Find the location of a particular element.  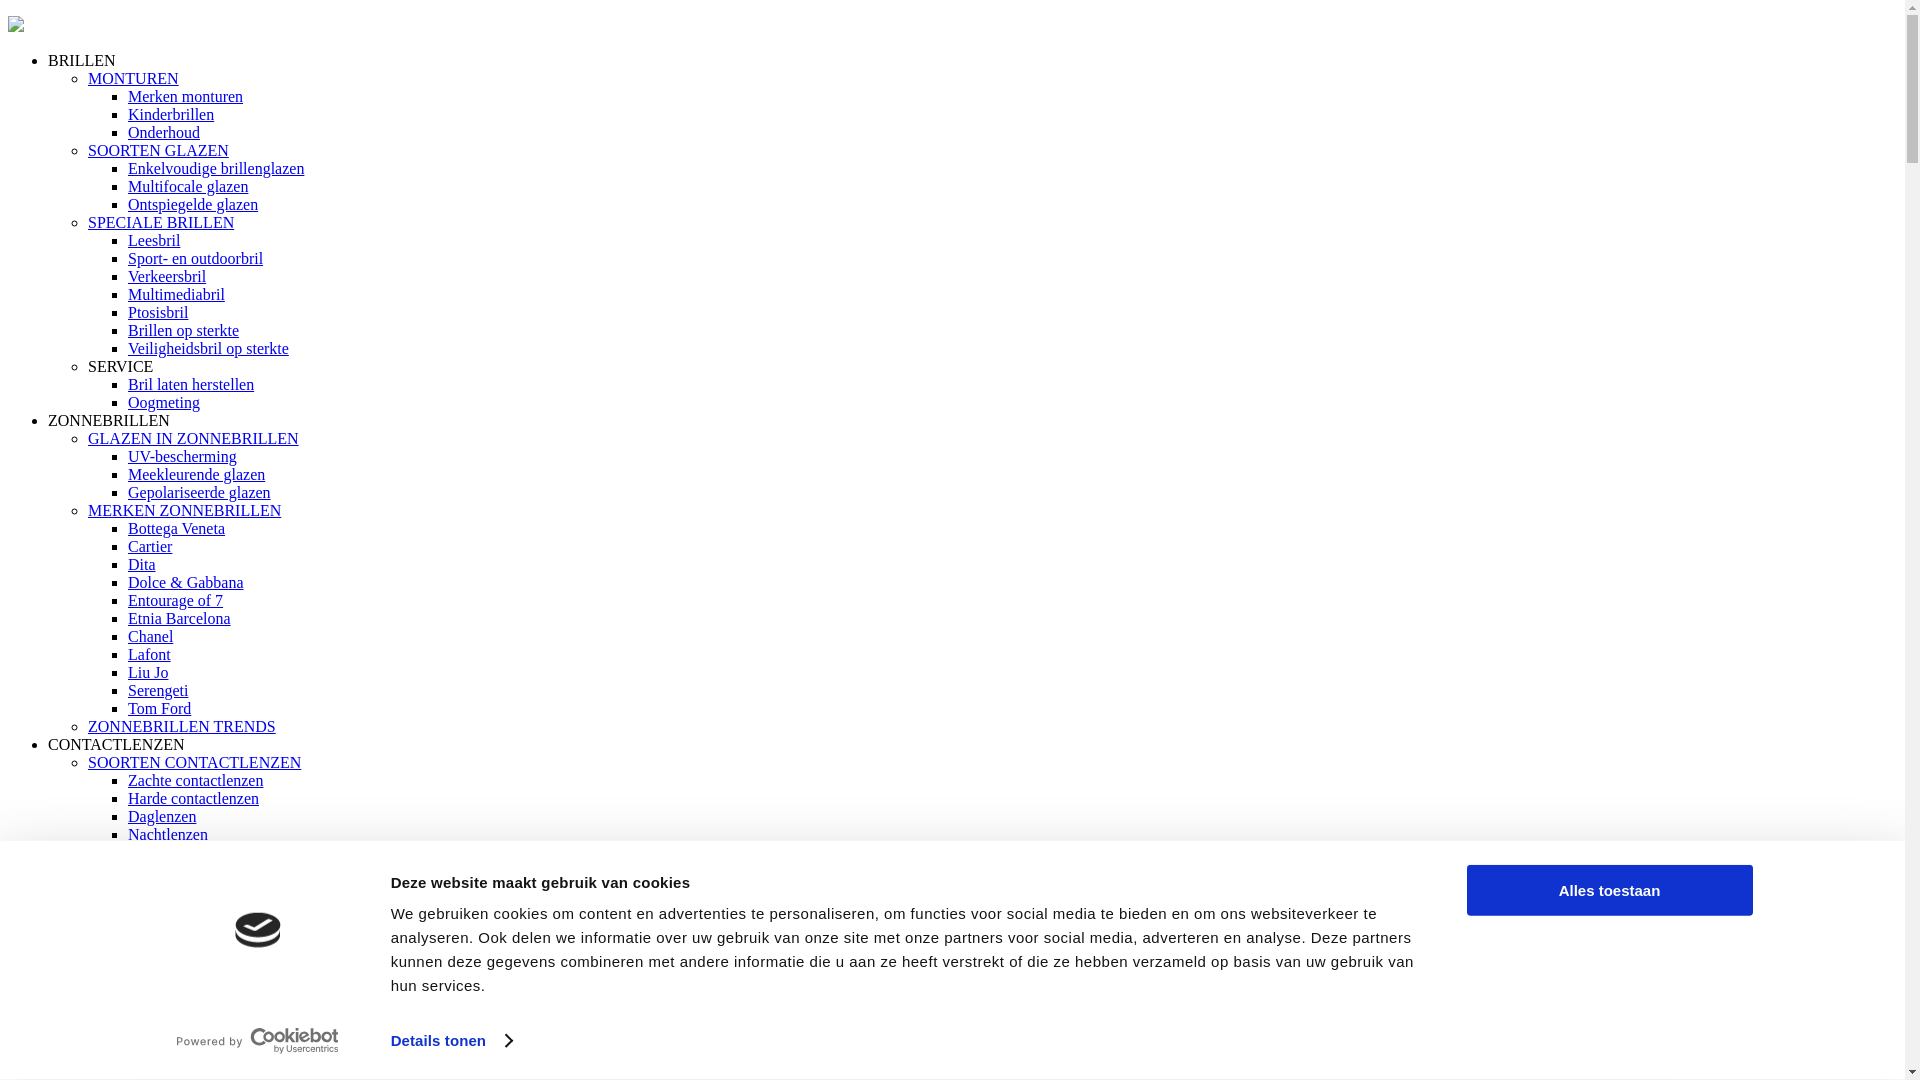

'GLAZEN IN ZONNEBRILLEN' is located at coordinates (193, 437).